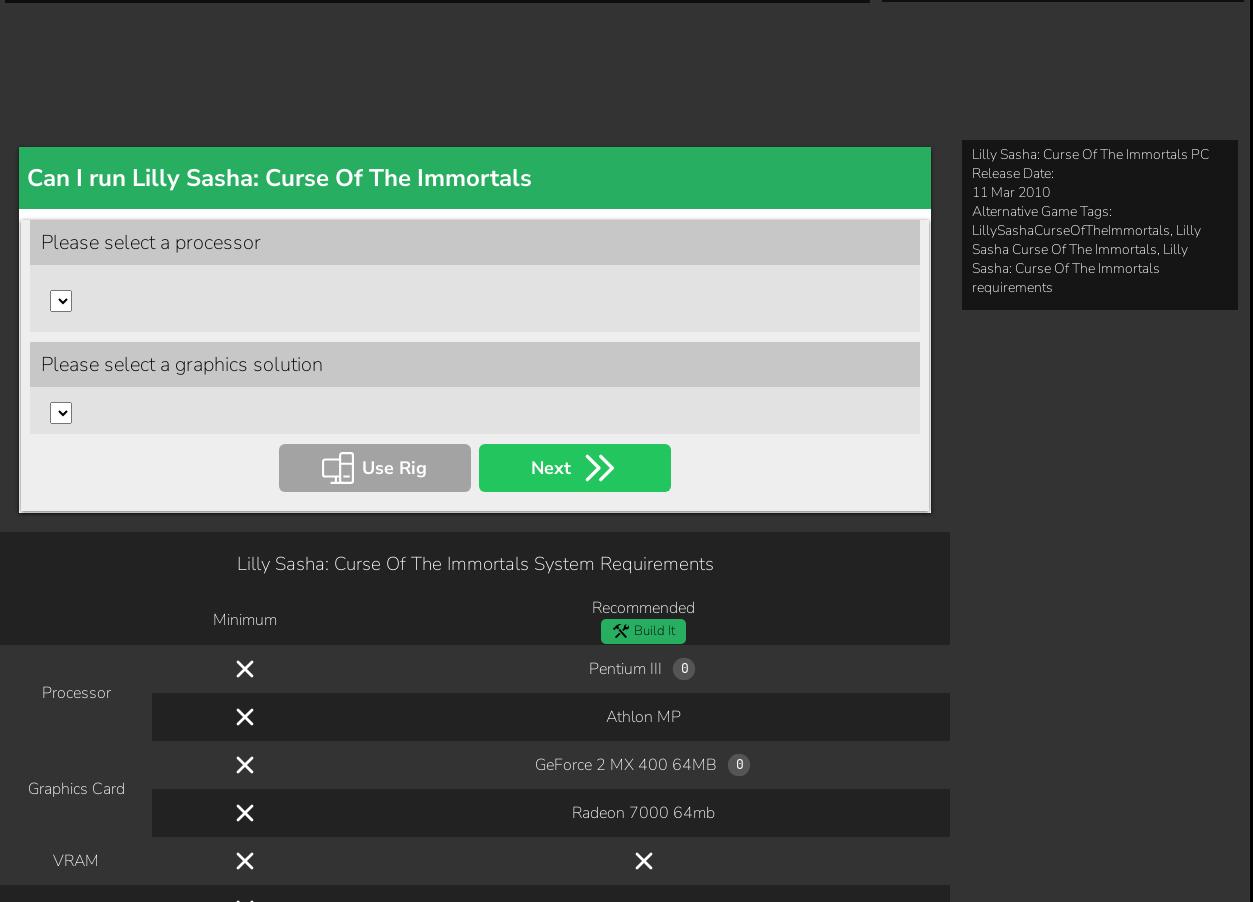 The height and width of the screenshot is (902, 1253). Describe the element at coordinates (642, 23) in the screenshot. I see `'Athlon MP'` at that location.